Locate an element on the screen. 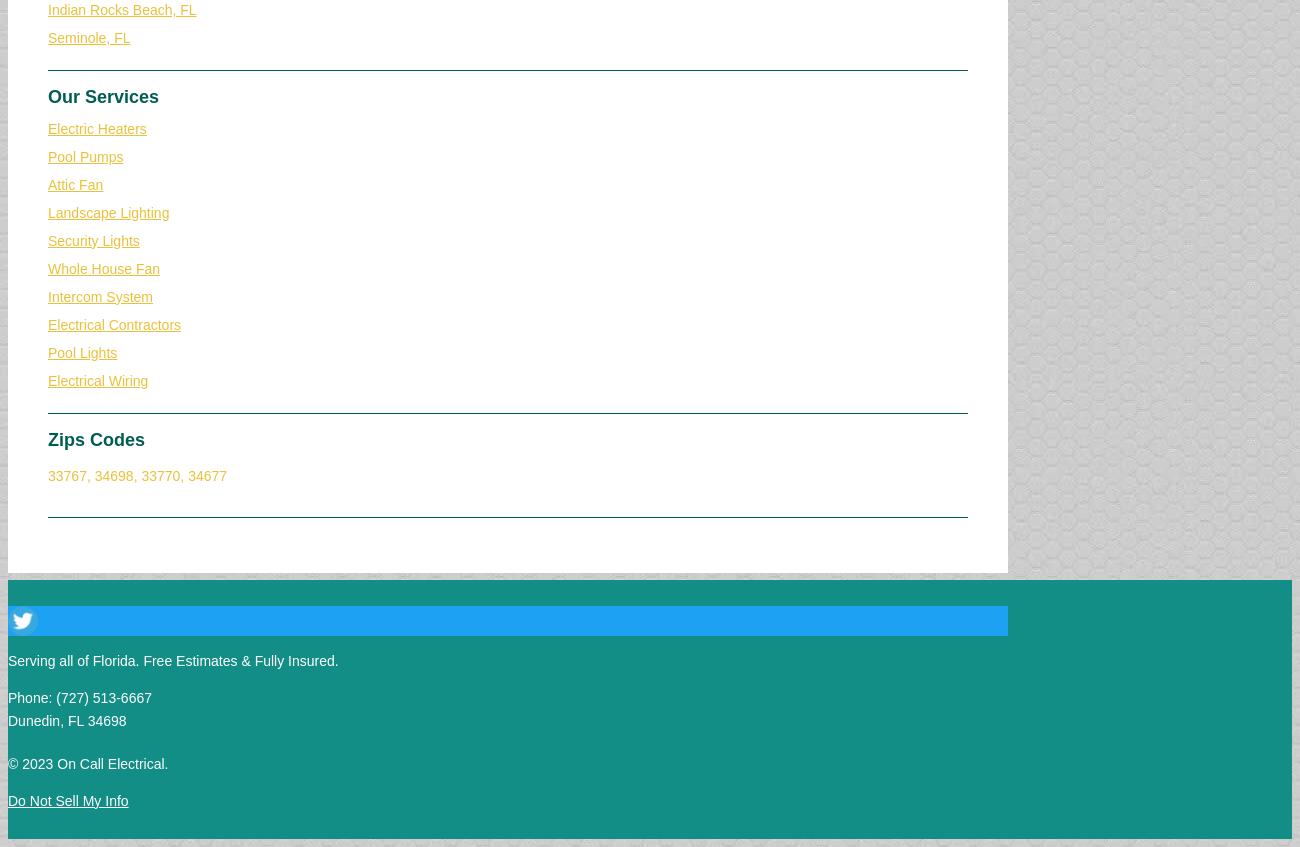 The image size is (1300, 847). 'Electrical Contractors' is located at coordinates (113, 323).